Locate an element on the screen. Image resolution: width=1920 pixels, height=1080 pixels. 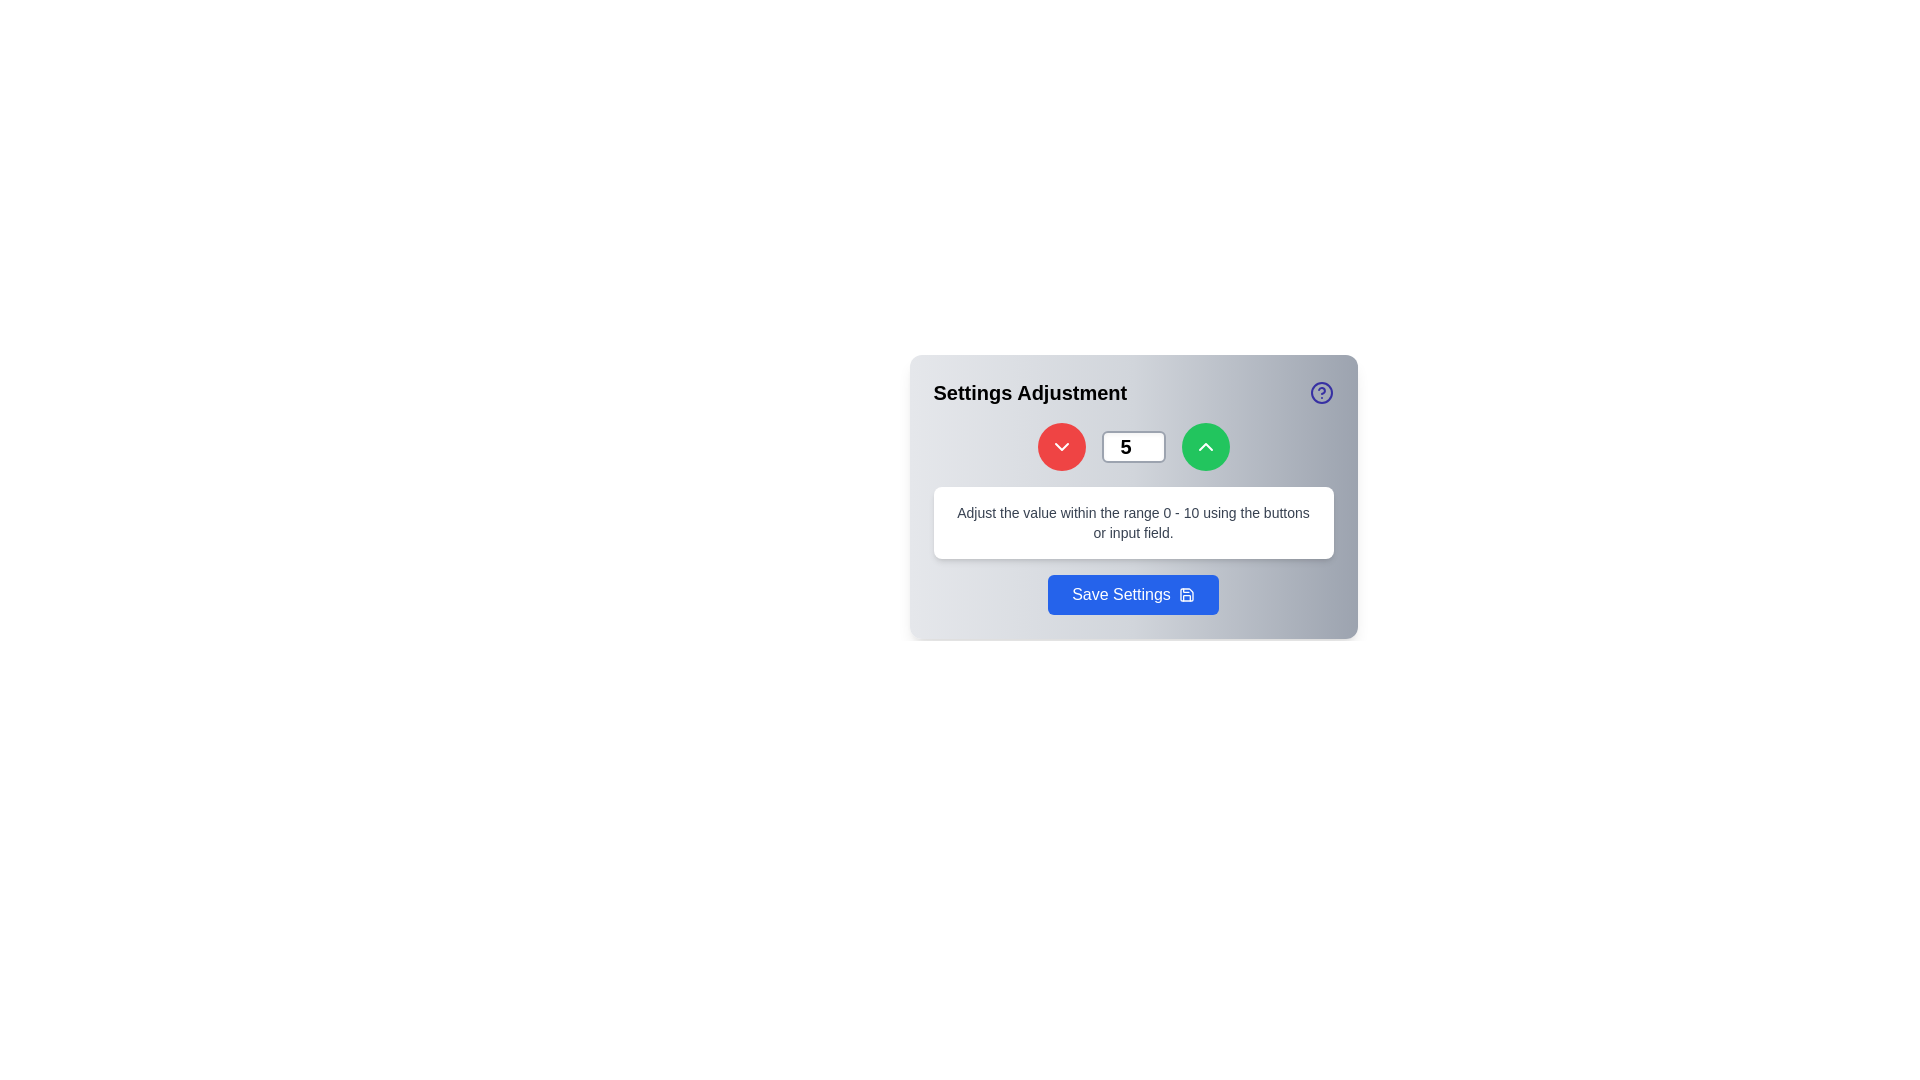
the blue circular element that forms the main structure of the question-mark icon located in the top-right corner of the settings dialog box is located at coordinates (1321, 393).